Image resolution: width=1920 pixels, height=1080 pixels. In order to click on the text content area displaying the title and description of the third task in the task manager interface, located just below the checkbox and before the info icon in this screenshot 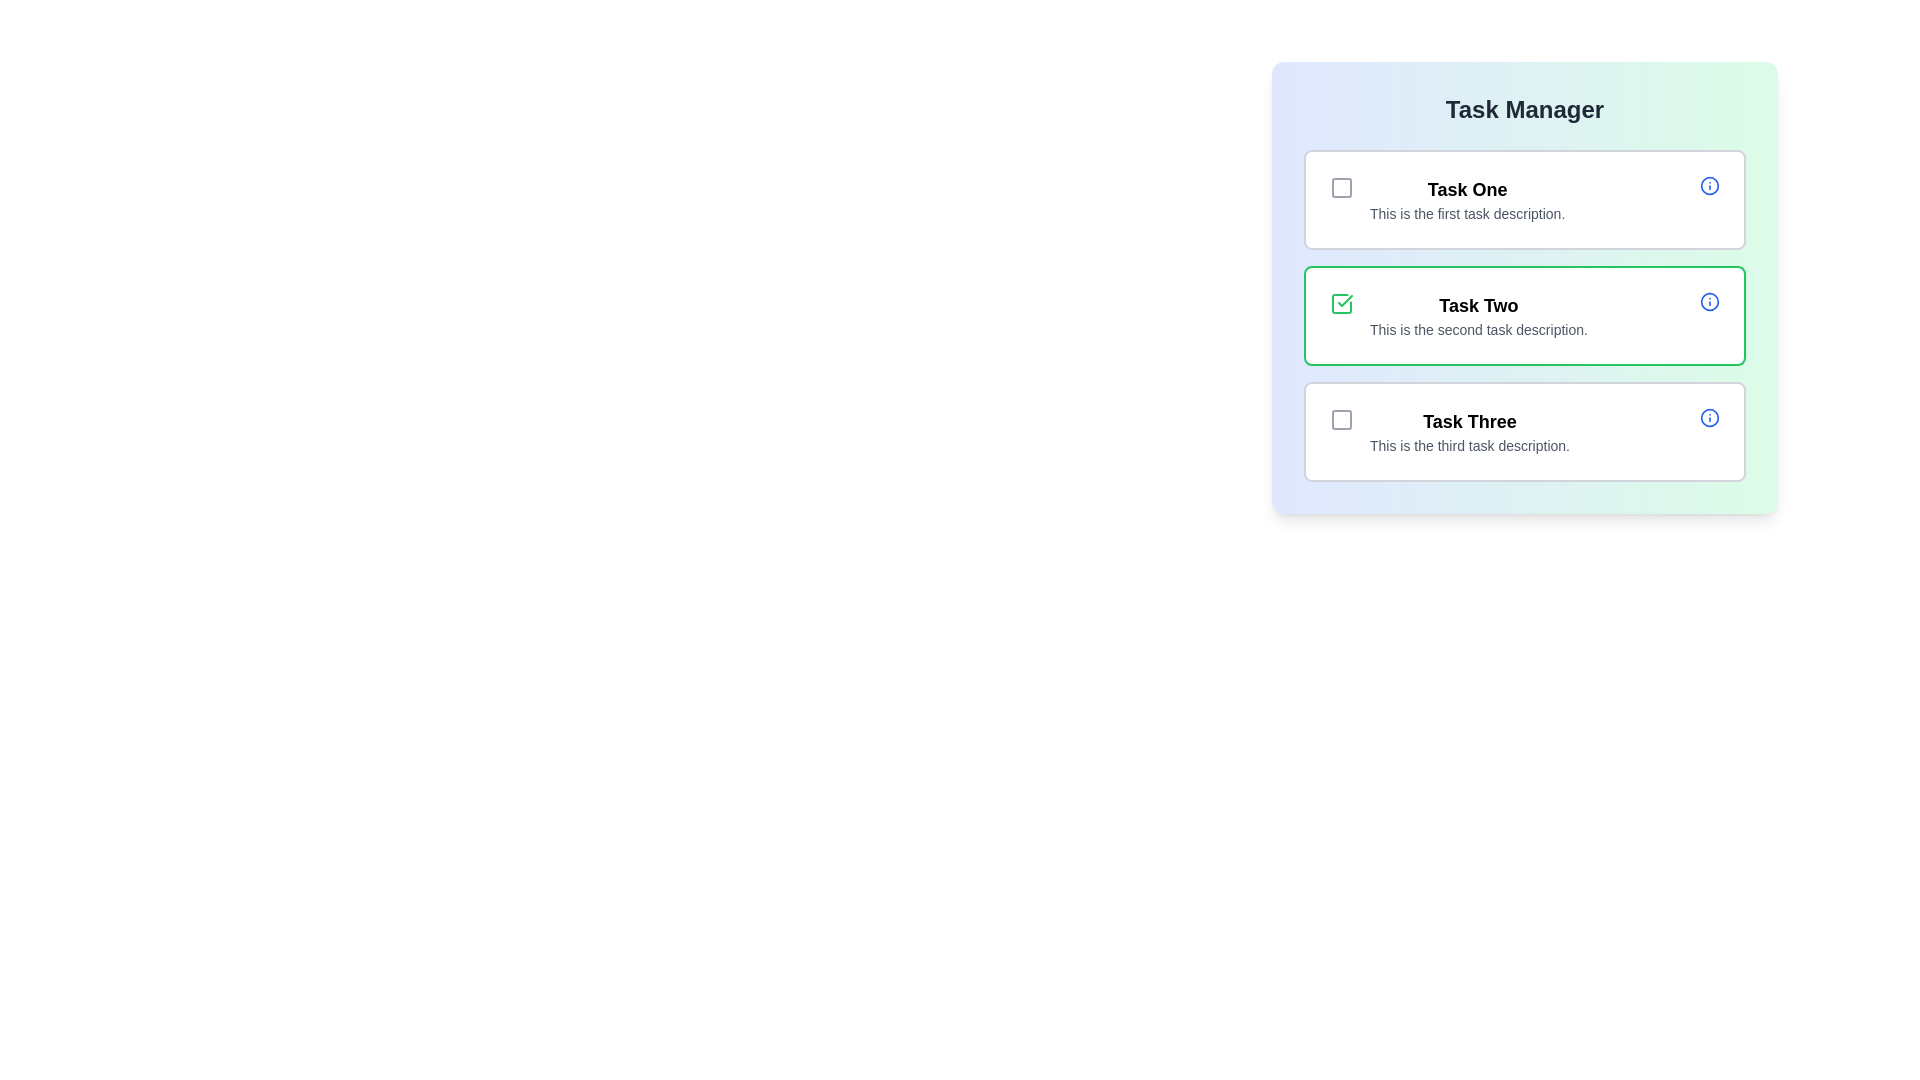, I will do `click(1469, 431)`.